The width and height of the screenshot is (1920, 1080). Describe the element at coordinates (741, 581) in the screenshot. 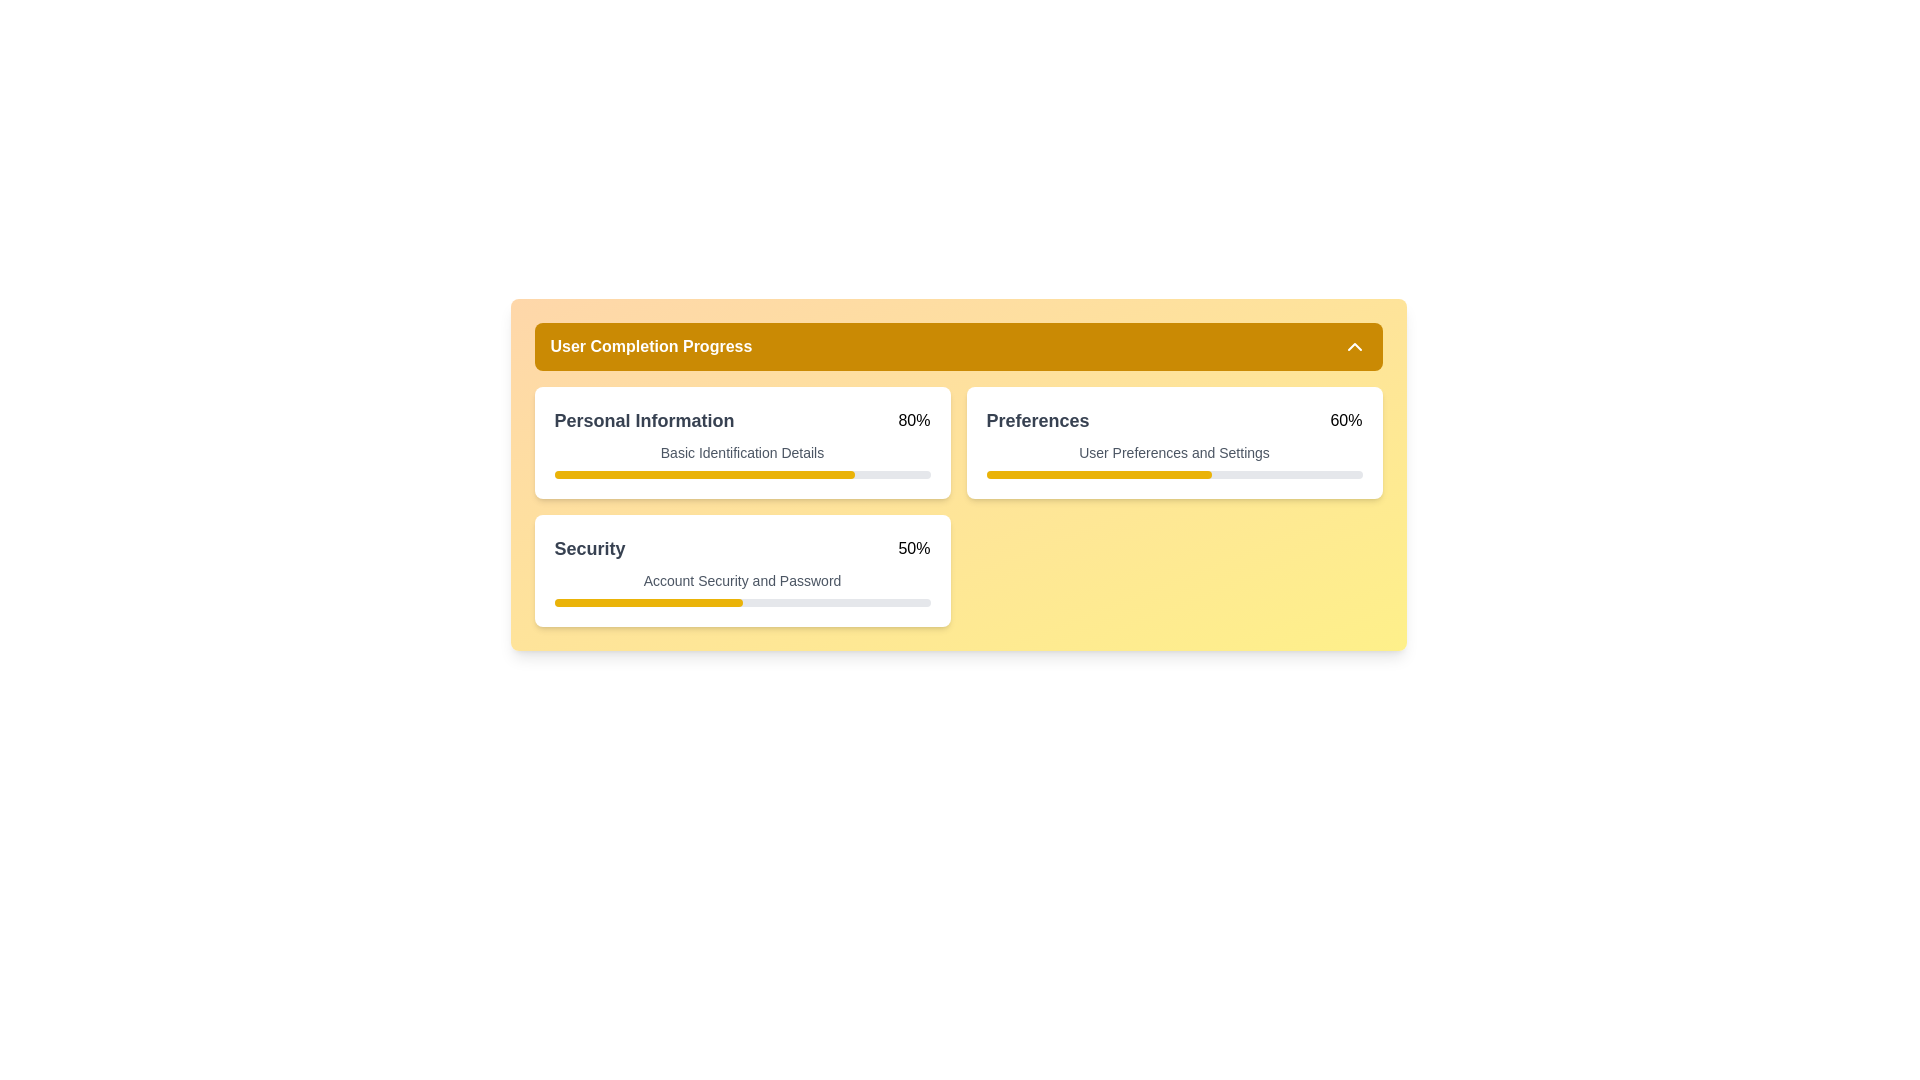

I see `the text label that reads 'Account Security and Password', which is a muted gray and positioned below the heading 'Security' and the percentage text '50%'` at that location.